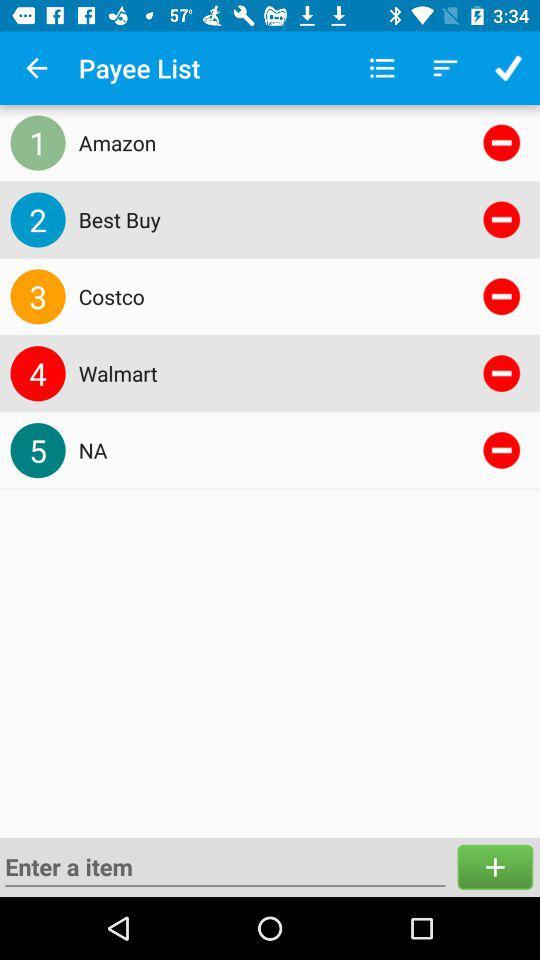 This screenshot has height=960, width=540. Describe the element at coordinates (500, 141) in the screenshot. I see `remove` at that location.